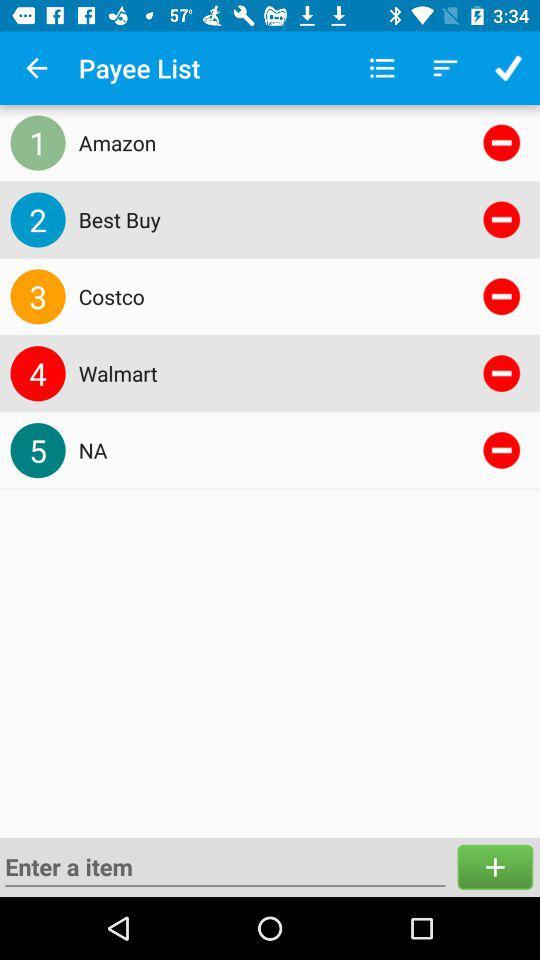 This screenshot has height=960, width=540. Describe the element at coordinates (500, 141) in the screenshot. I see `remove` at that location.